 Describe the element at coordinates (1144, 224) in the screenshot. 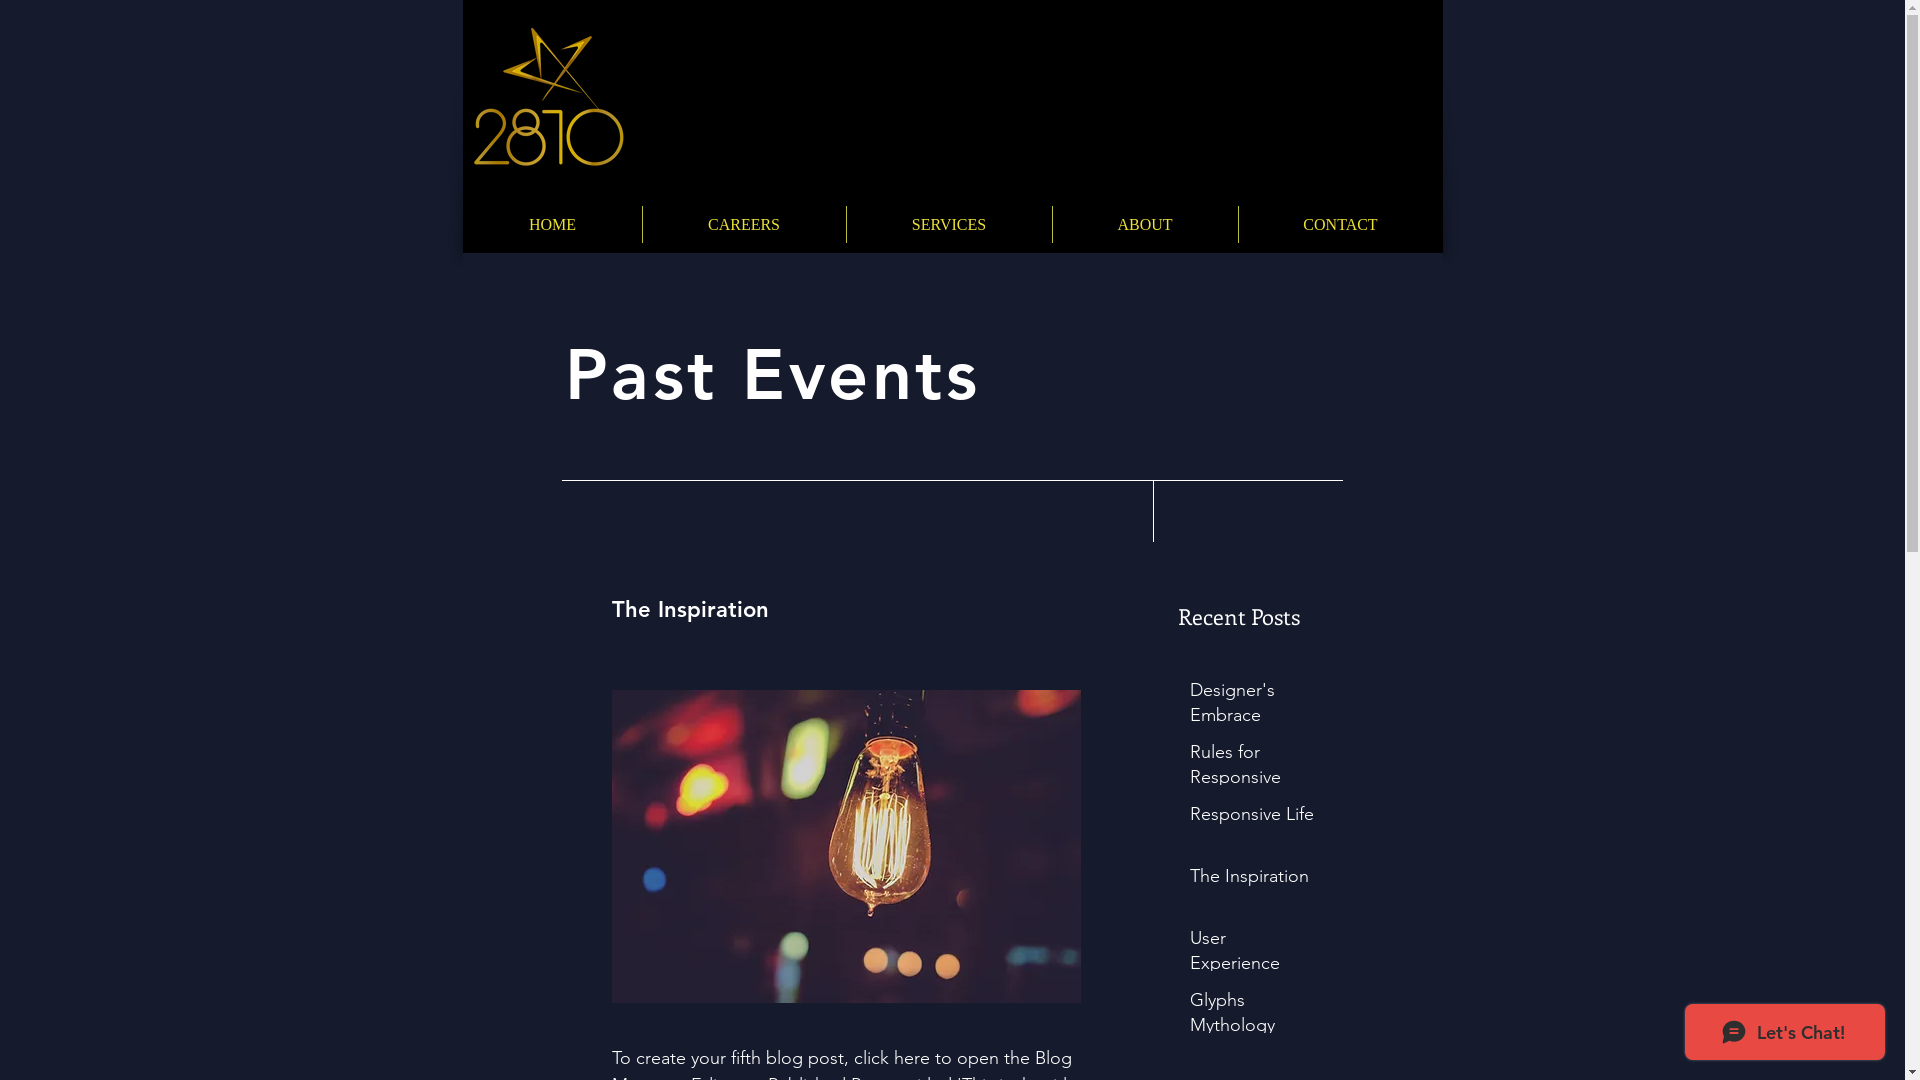

I see `'ABOUT'` at that location.